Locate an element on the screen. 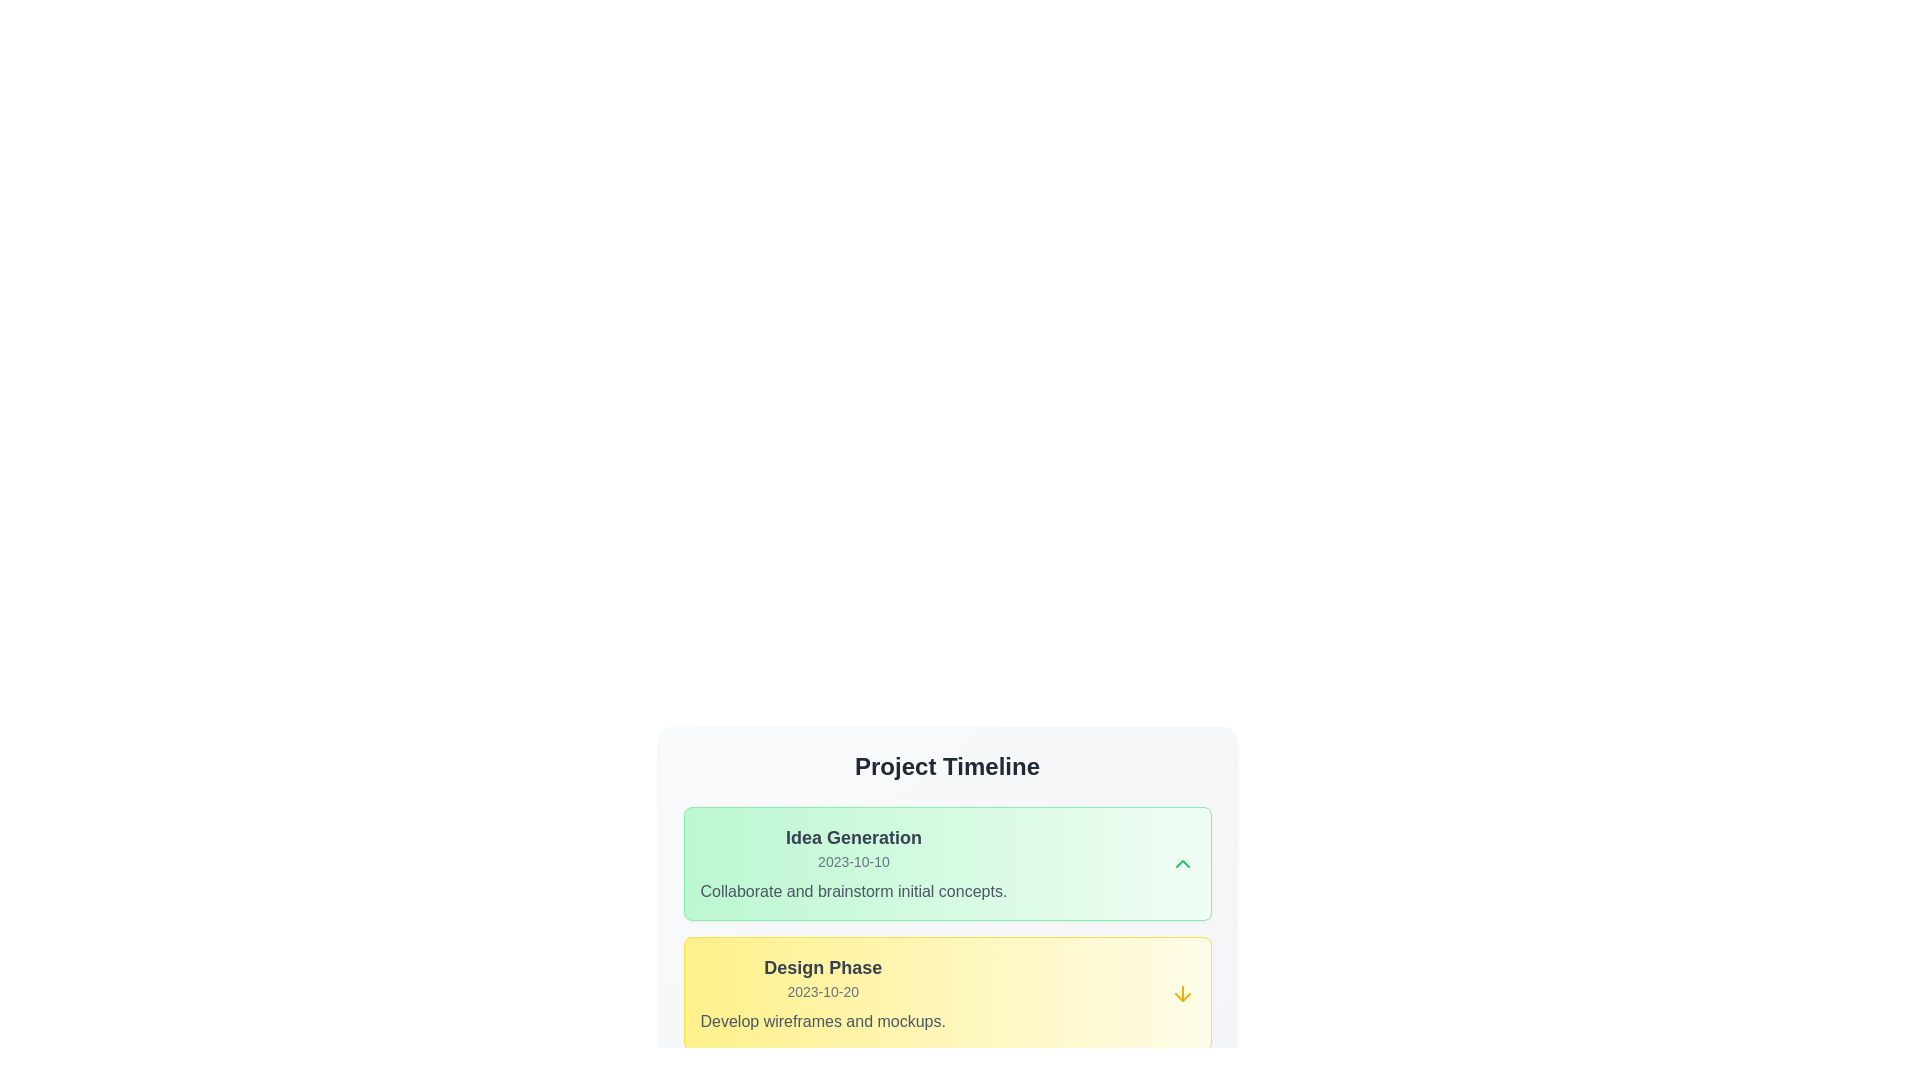  text label that serves as the heading for the 'Design Phase' section, which is located above the date '2023-10-20' is located at coordinates (823, 967).